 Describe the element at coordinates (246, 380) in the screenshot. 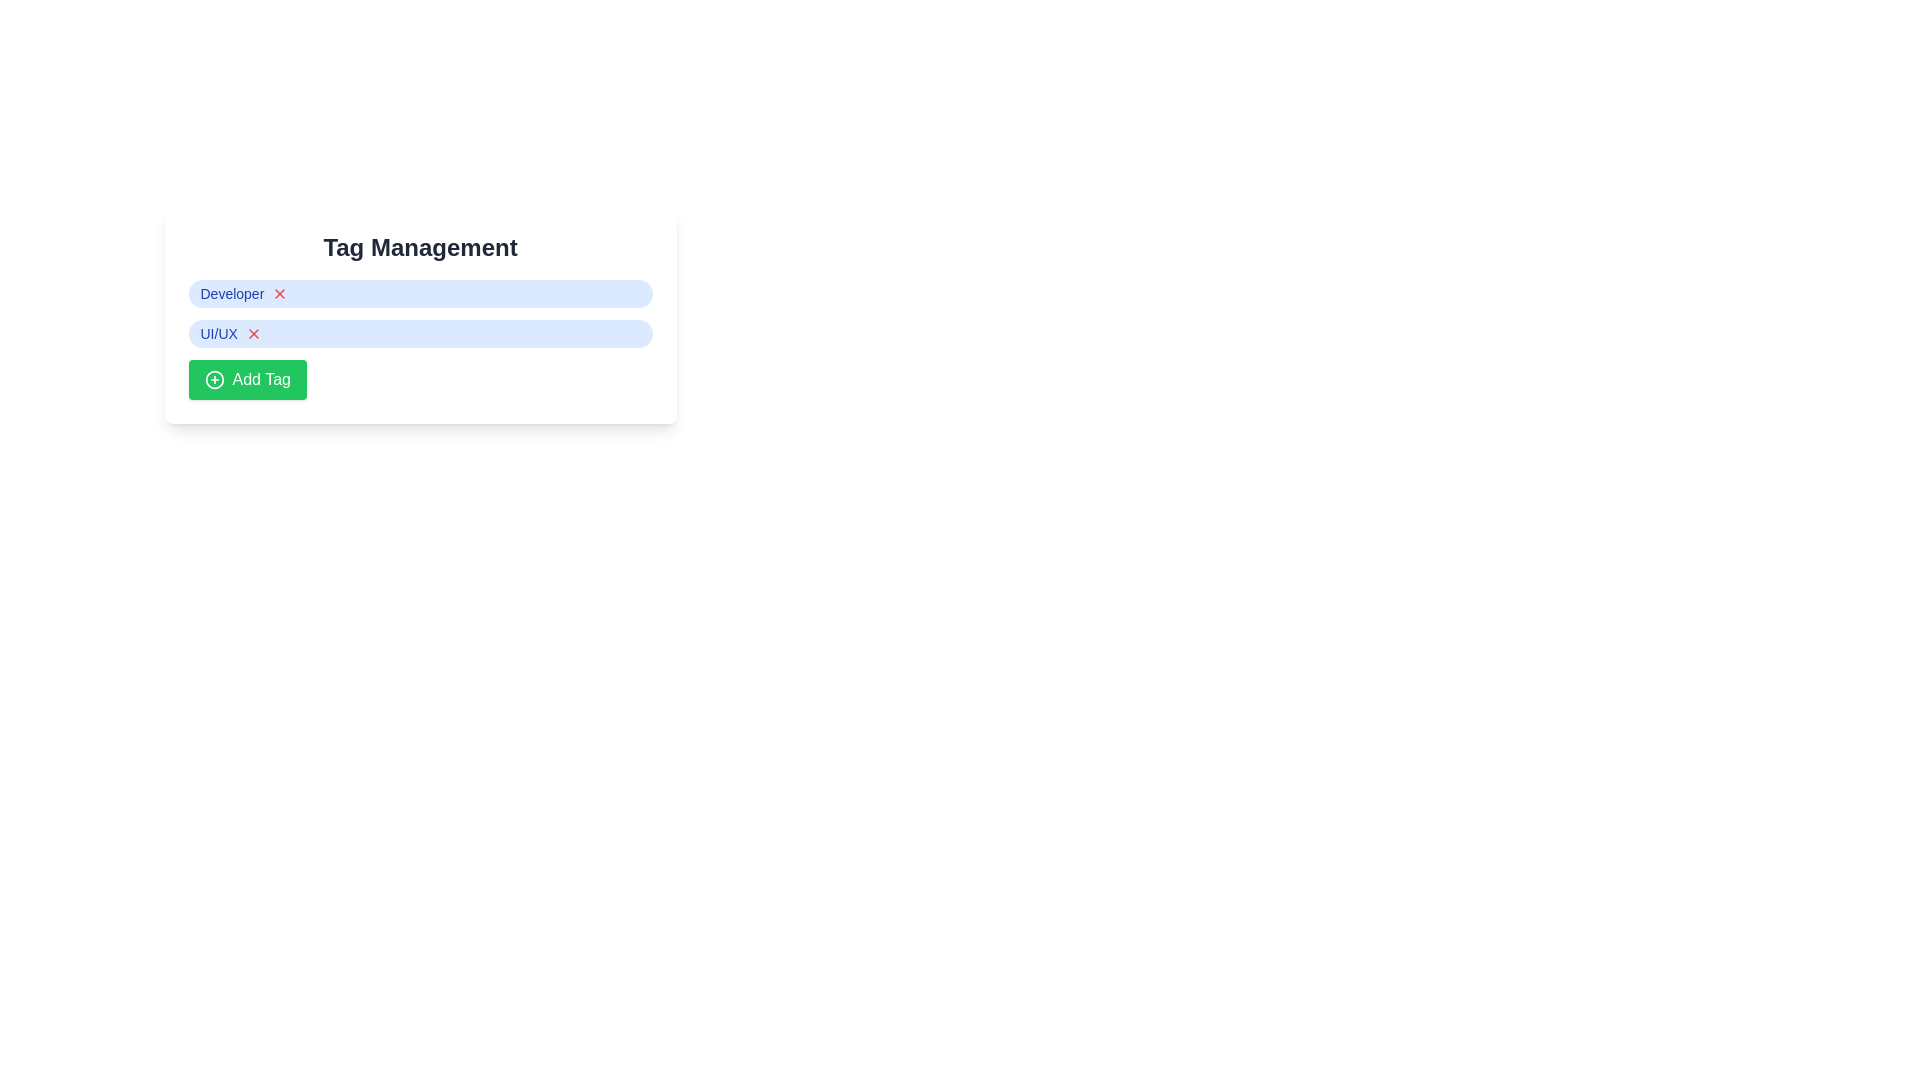

I see `the button that allows users to add a new tag to the list, located at the bottom of the 'Tag Management' section, directly below the 'UI/UX' tag row` at that location.